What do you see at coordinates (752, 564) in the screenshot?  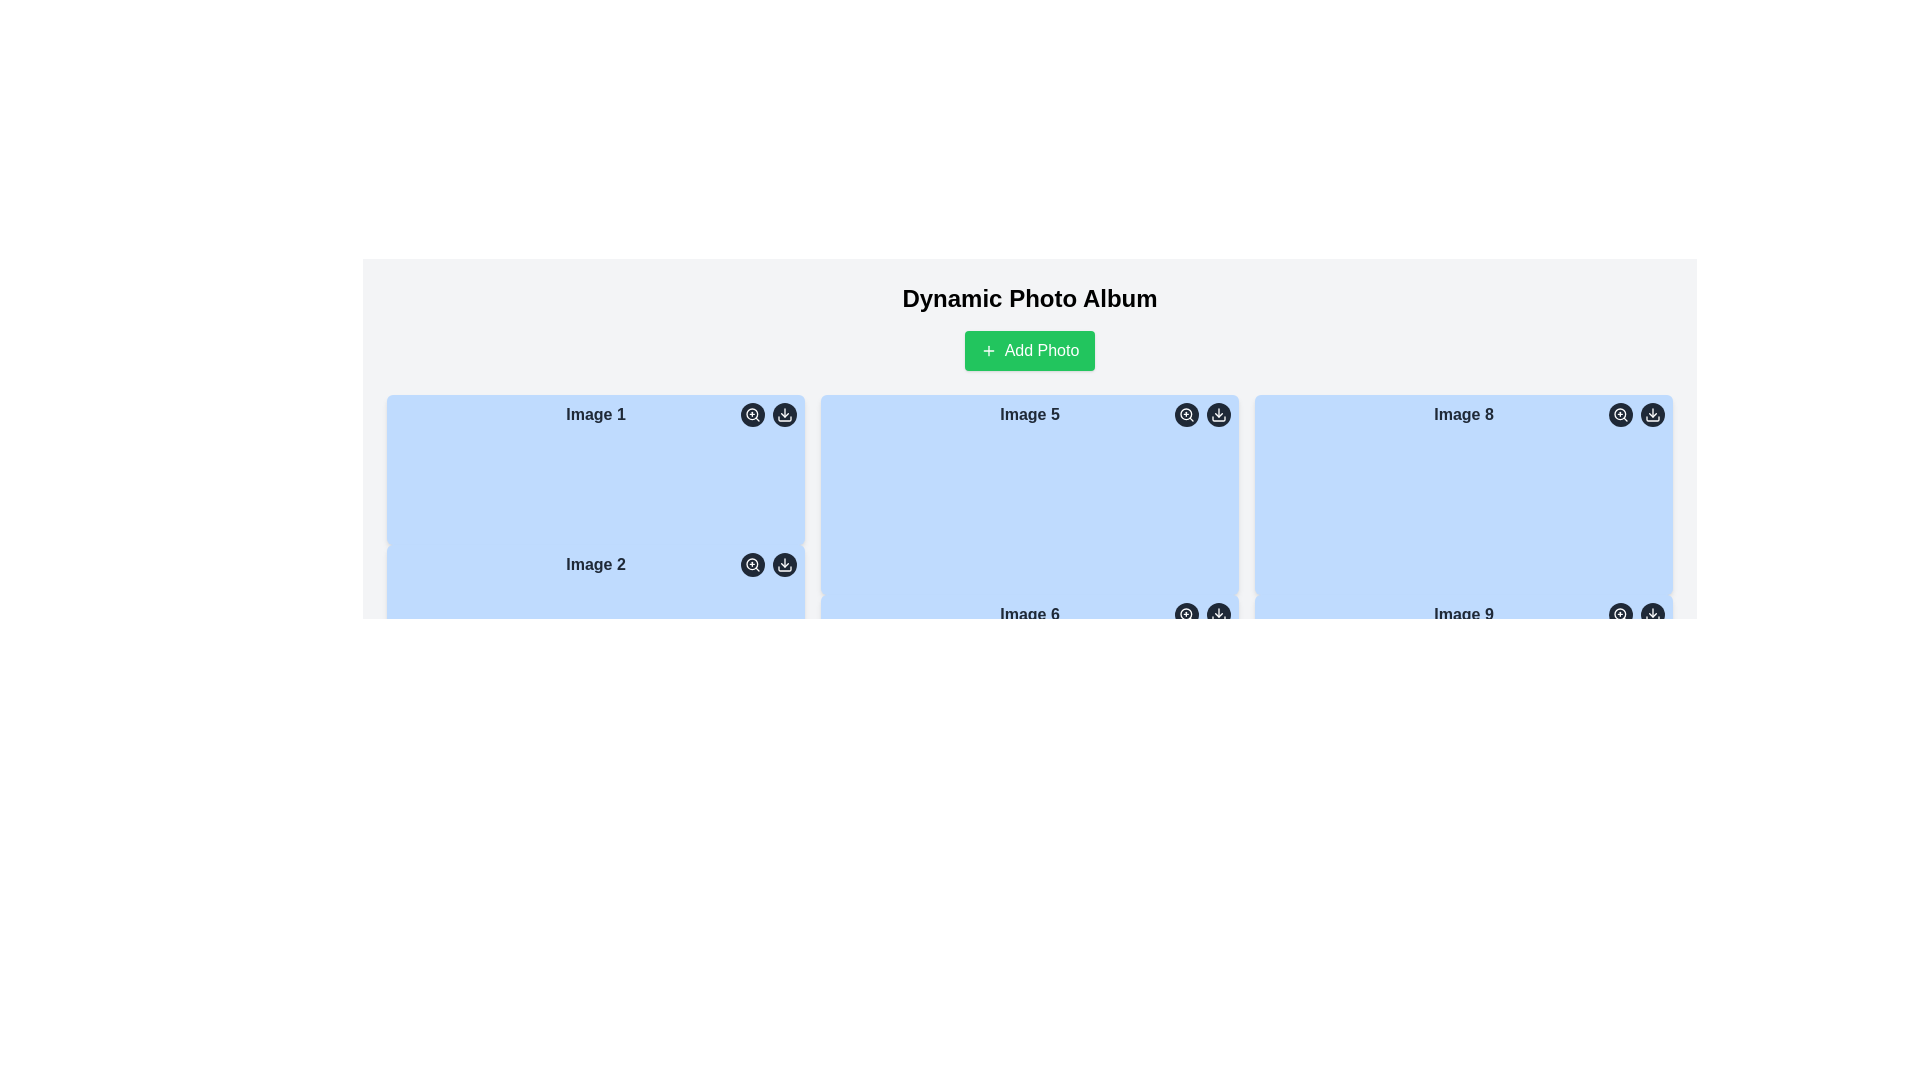 I see `the small circular zoom-in button with a dark gray background and white magnifying glass icon located at the top-right corner of 'Image 2' to observe the hover effect` at bounding box center [752, 564].